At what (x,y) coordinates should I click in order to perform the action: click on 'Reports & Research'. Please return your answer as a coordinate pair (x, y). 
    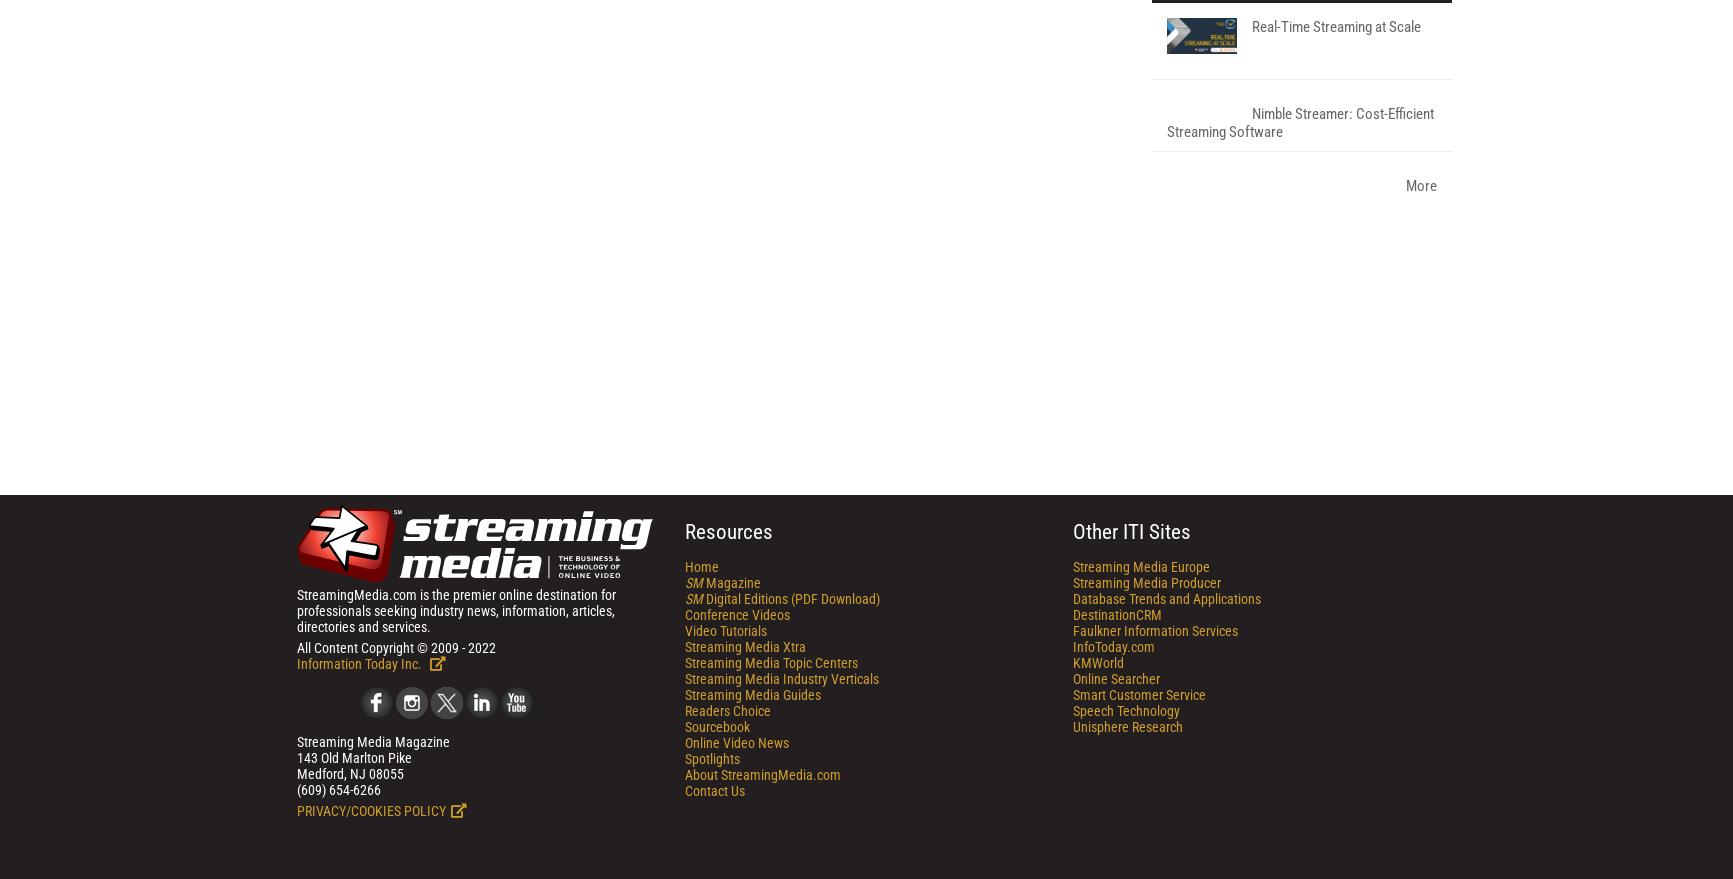
    Looking at the image, I should click on (1260, 240).